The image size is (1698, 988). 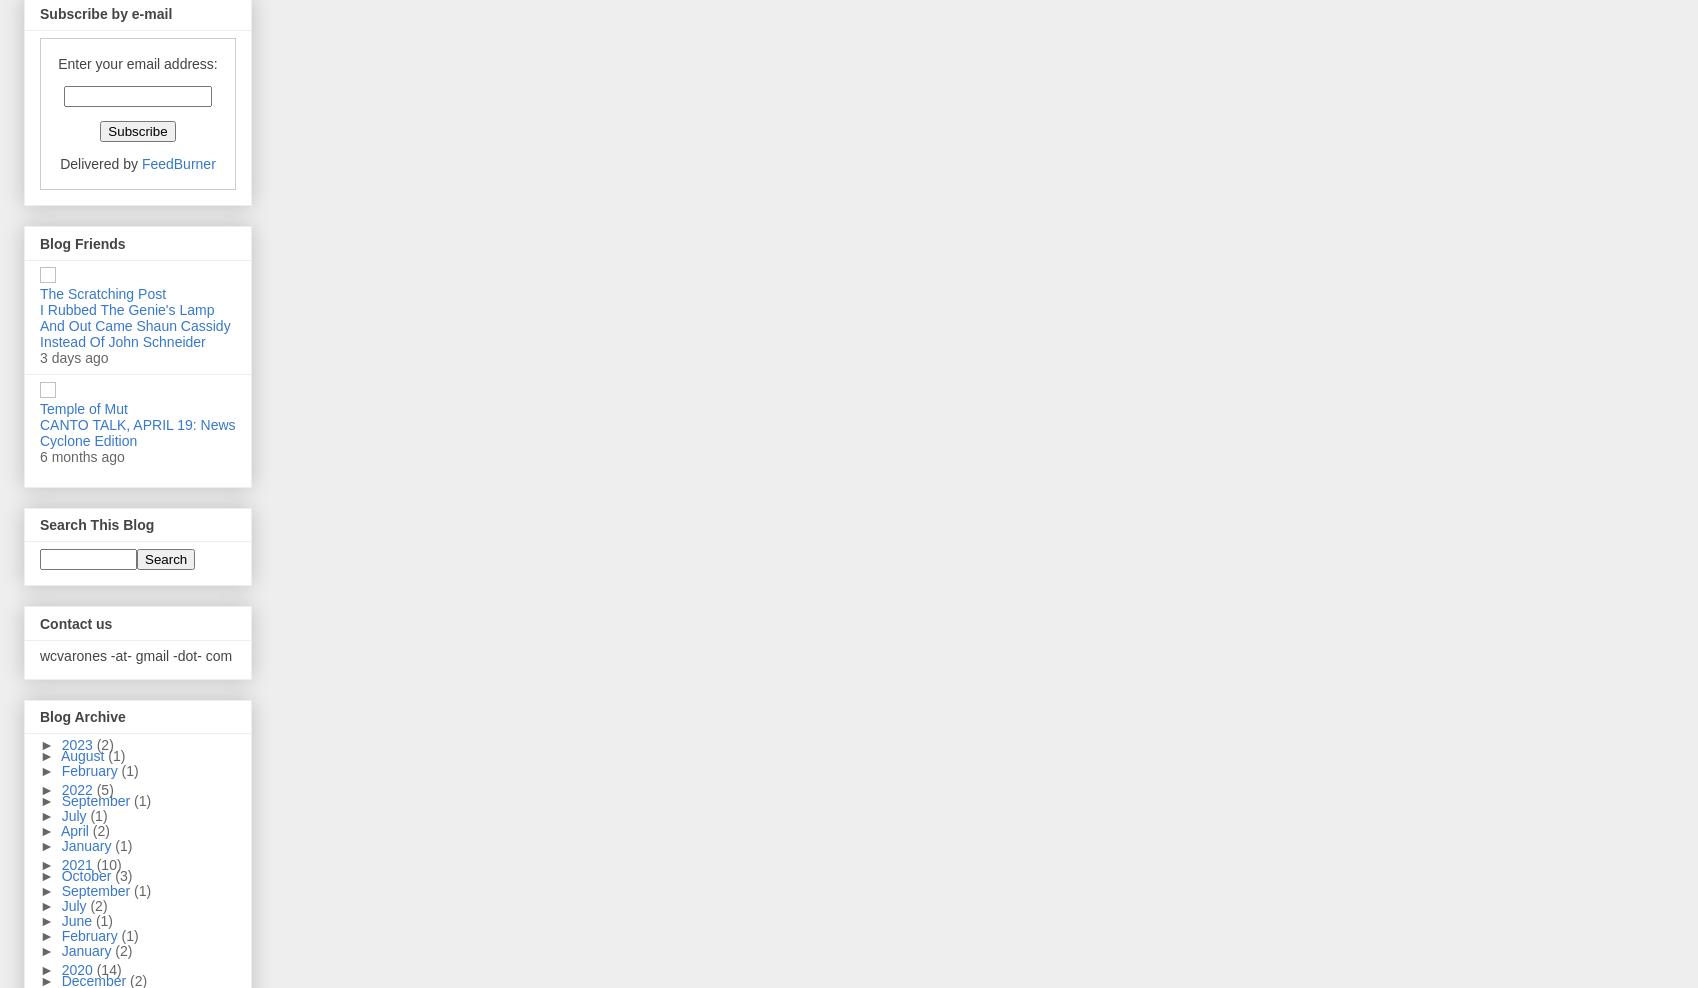 I want to click on 'Delivered by', so click(x=99, y=163).